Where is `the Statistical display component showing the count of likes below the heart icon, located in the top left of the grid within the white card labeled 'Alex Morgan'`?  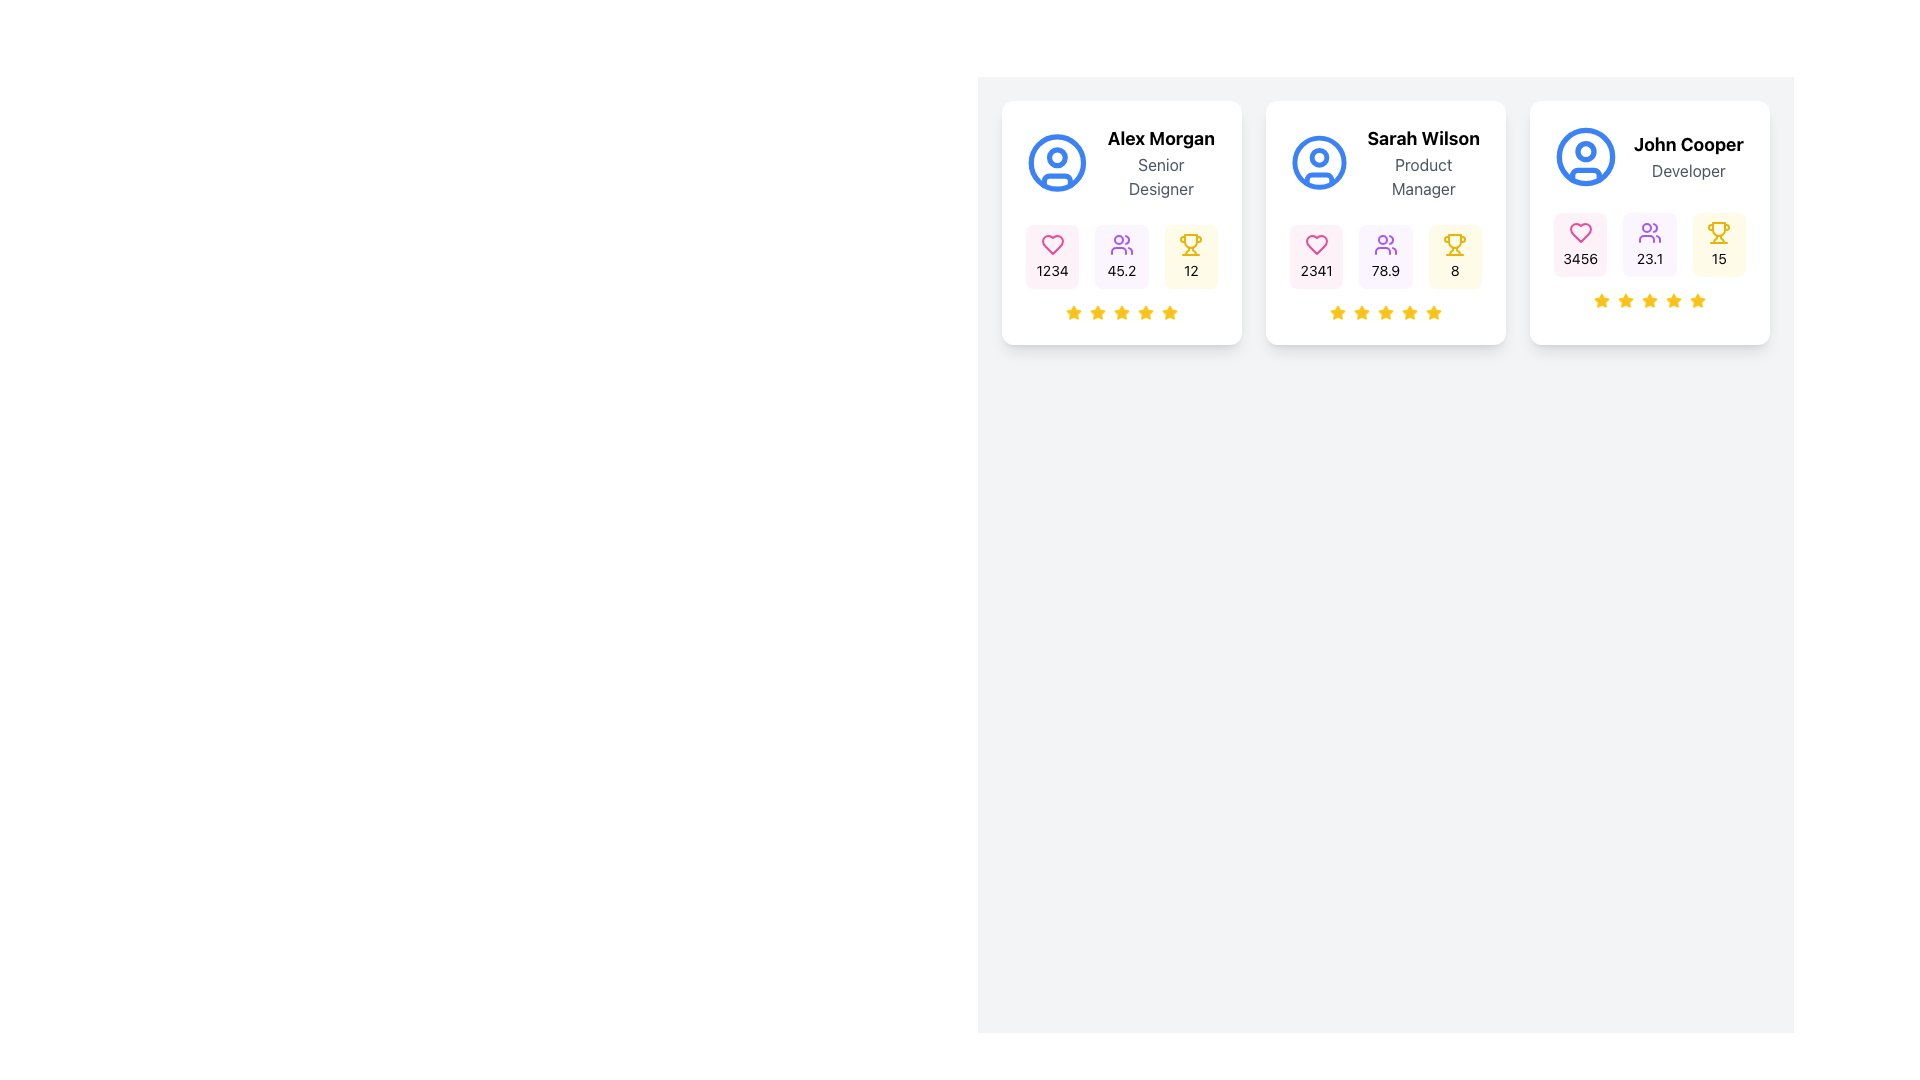
the Statistical display component showing the count of likes below the heart icon, located in the top left of the grid within the white card labeled 'Alex Morgan' is located at coordinates (1051, 256).